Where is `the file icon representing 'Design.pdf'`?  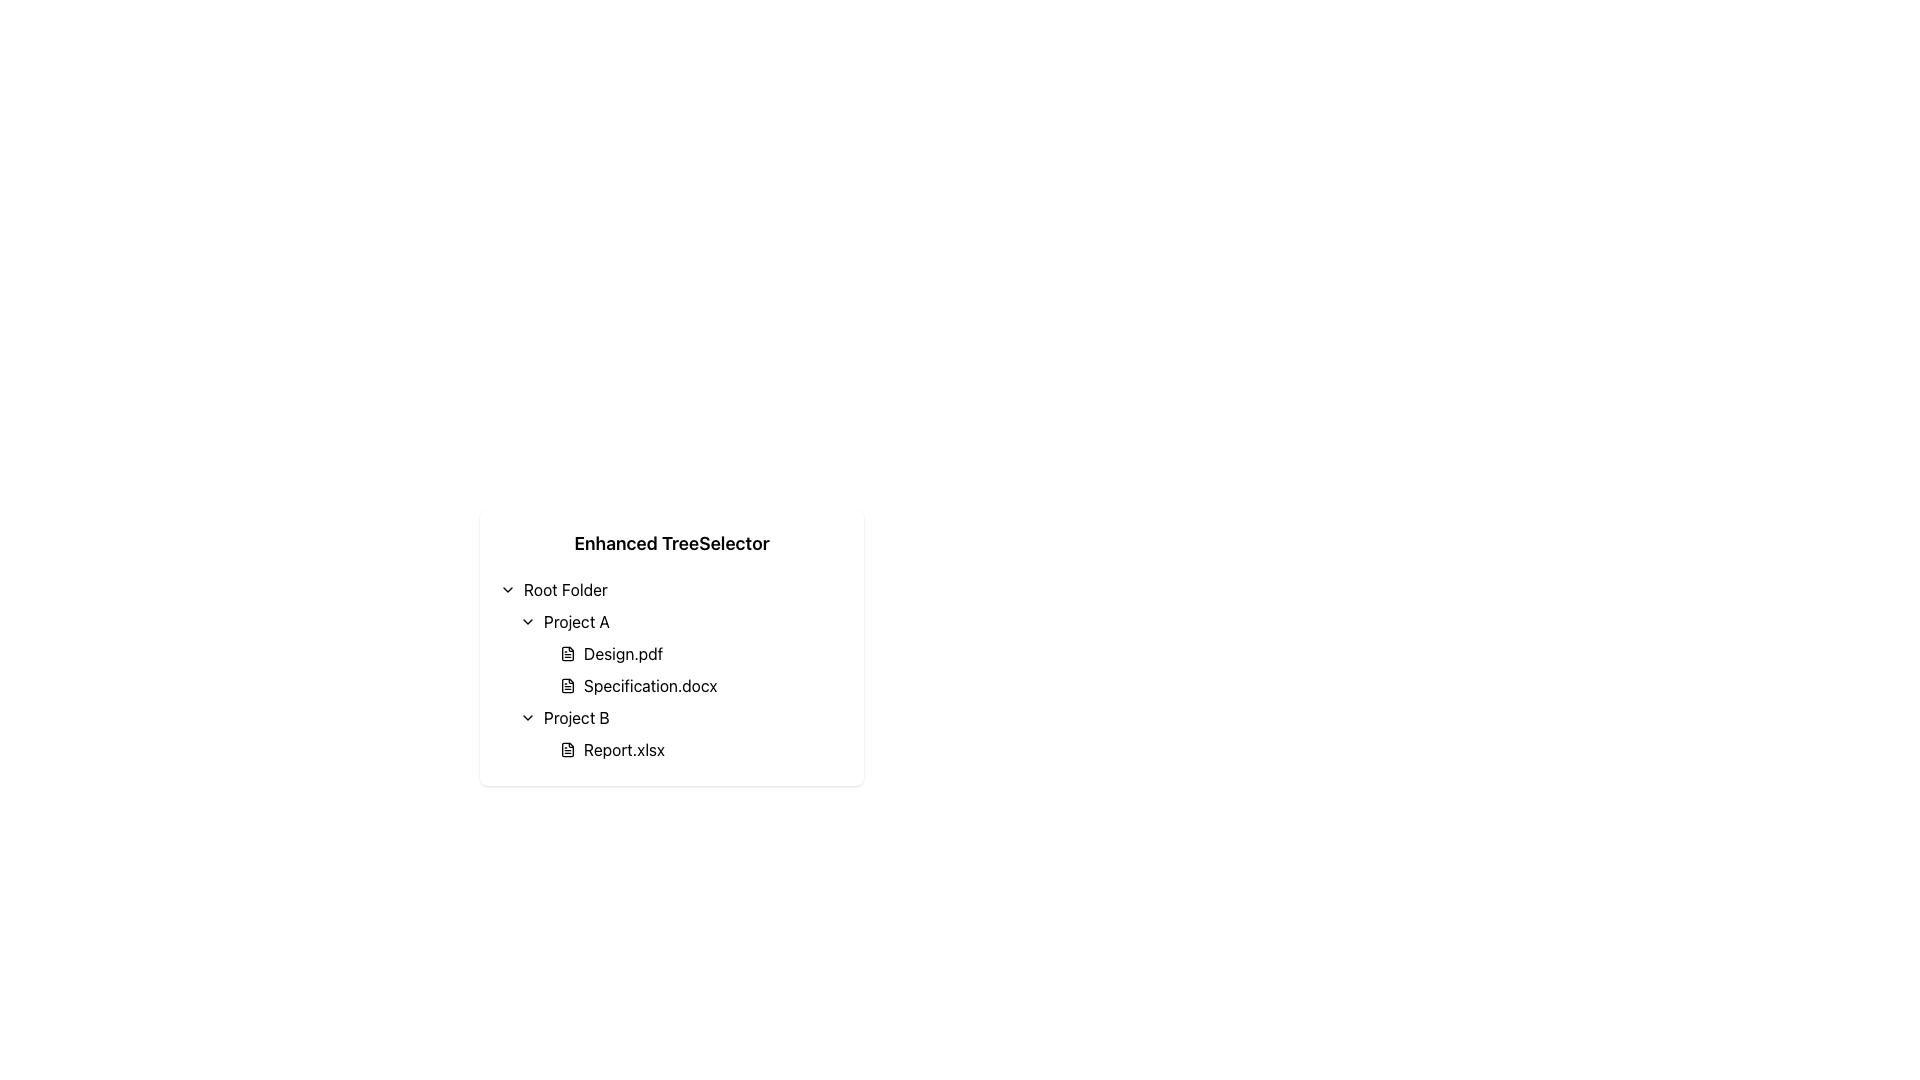 the file icon representing 'Design.pdf' is located at coordinates (566, 654).